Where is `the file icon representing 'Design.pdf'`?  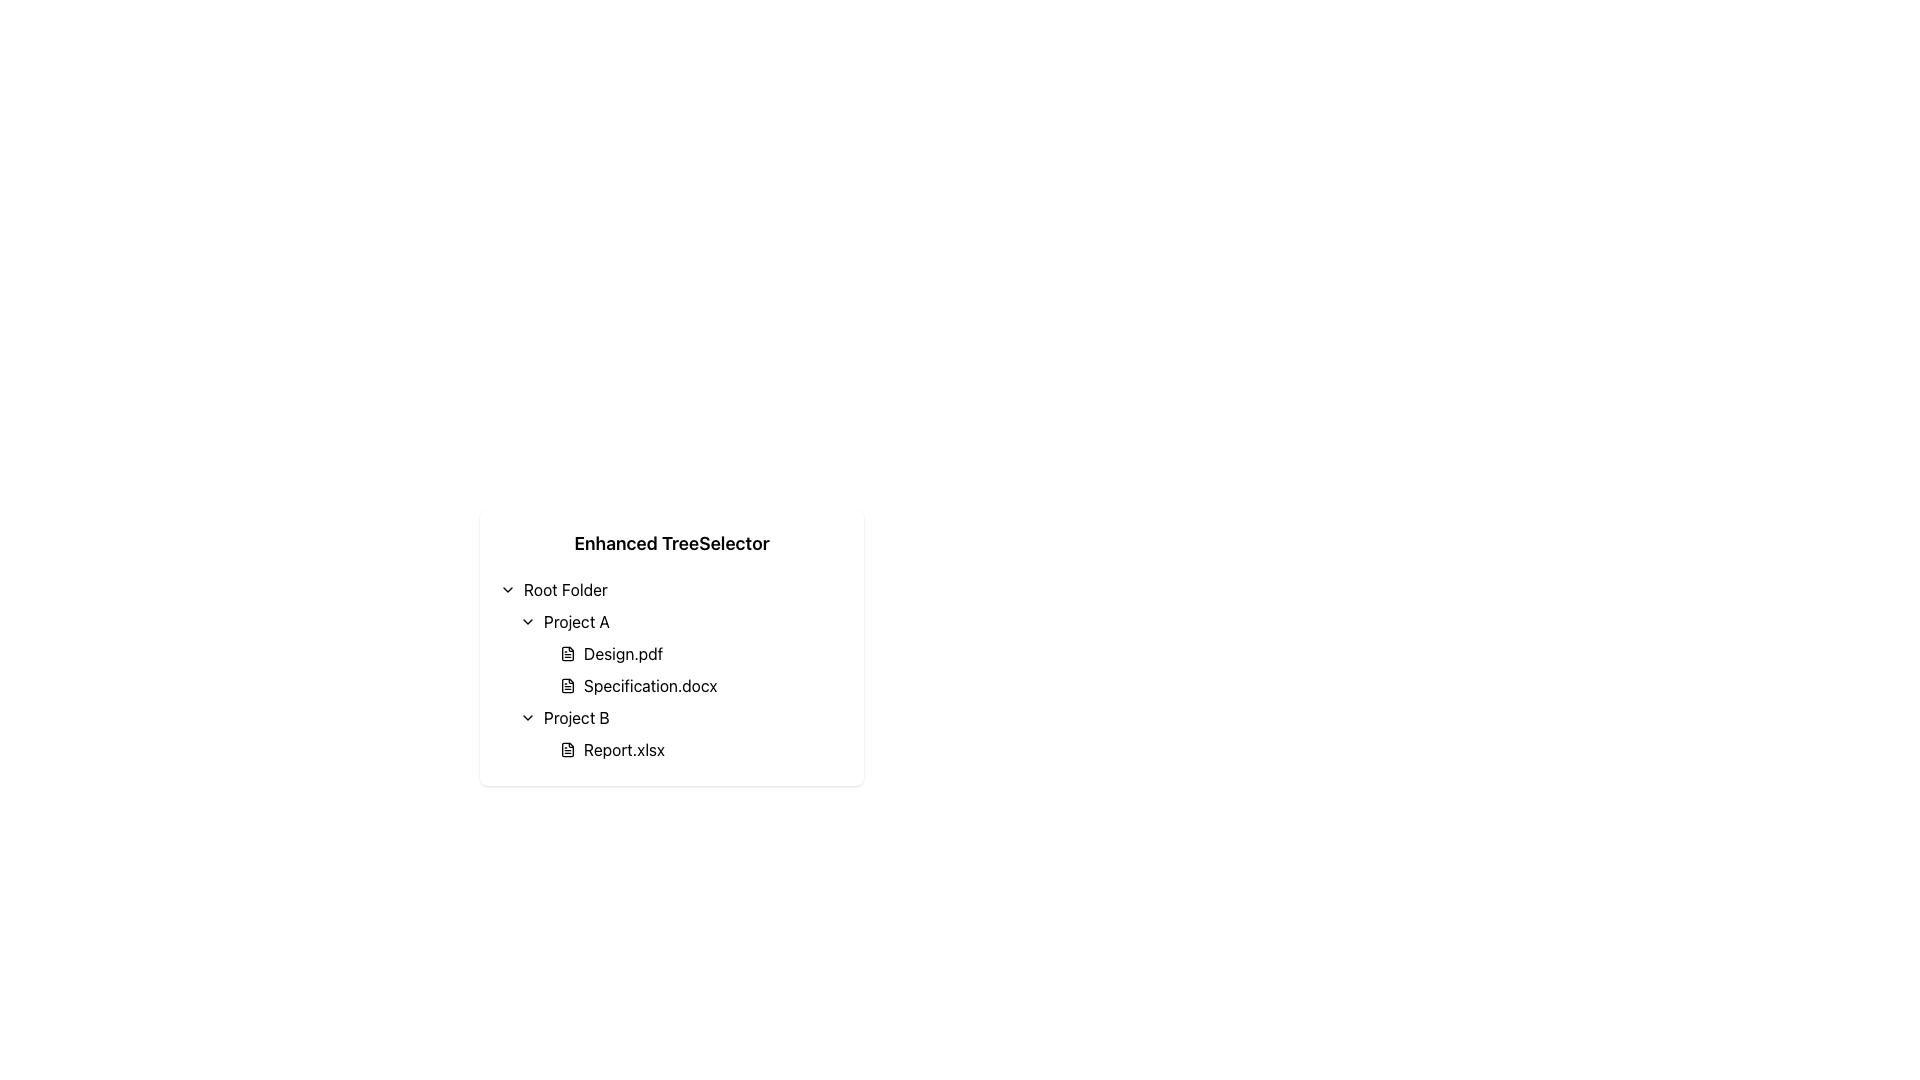 the file icon representing 'Design.pdf' is located at coordinates (566, 654).